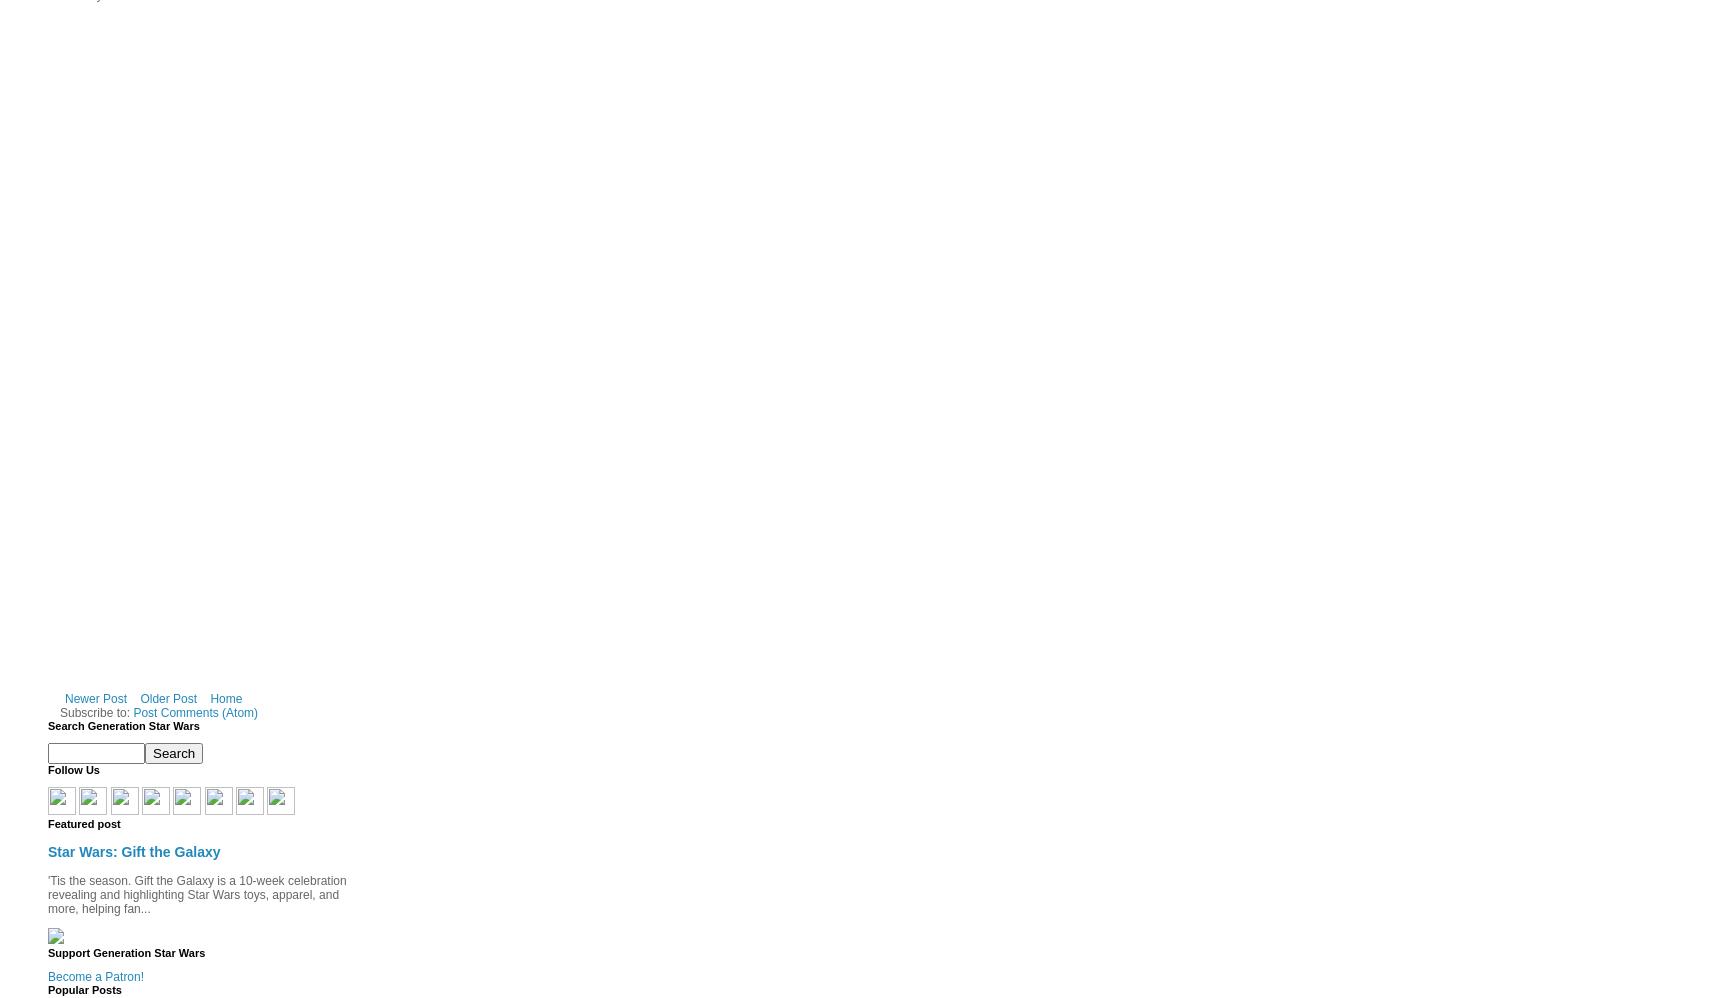 The height and width of the screenshot is (998, 1710). What do you see at coordinates (83, 989) in the screenshot?
I see `'Popular Posts'` at bounding box center [83, 989].